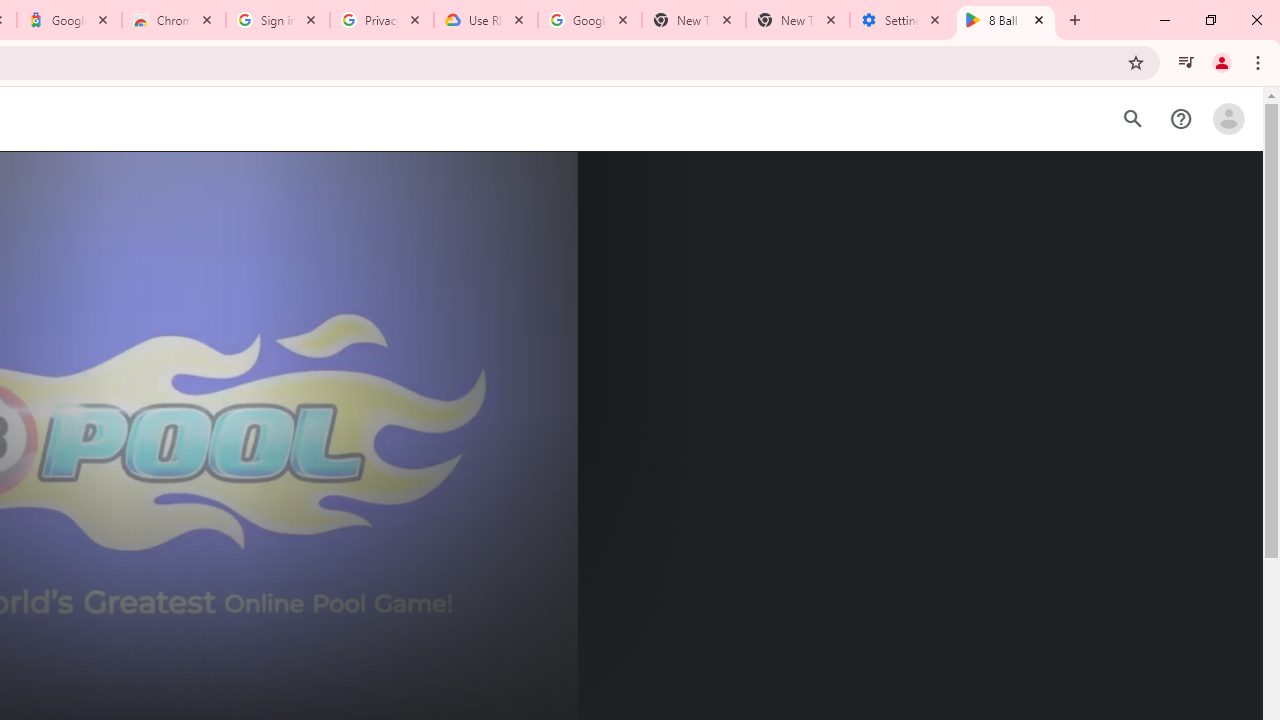 This screenshot has width=1280, height=720. What do you see at coordinates (69, 20) in the screenshot?
I see `'Google'` at bounding box center [69, 20].